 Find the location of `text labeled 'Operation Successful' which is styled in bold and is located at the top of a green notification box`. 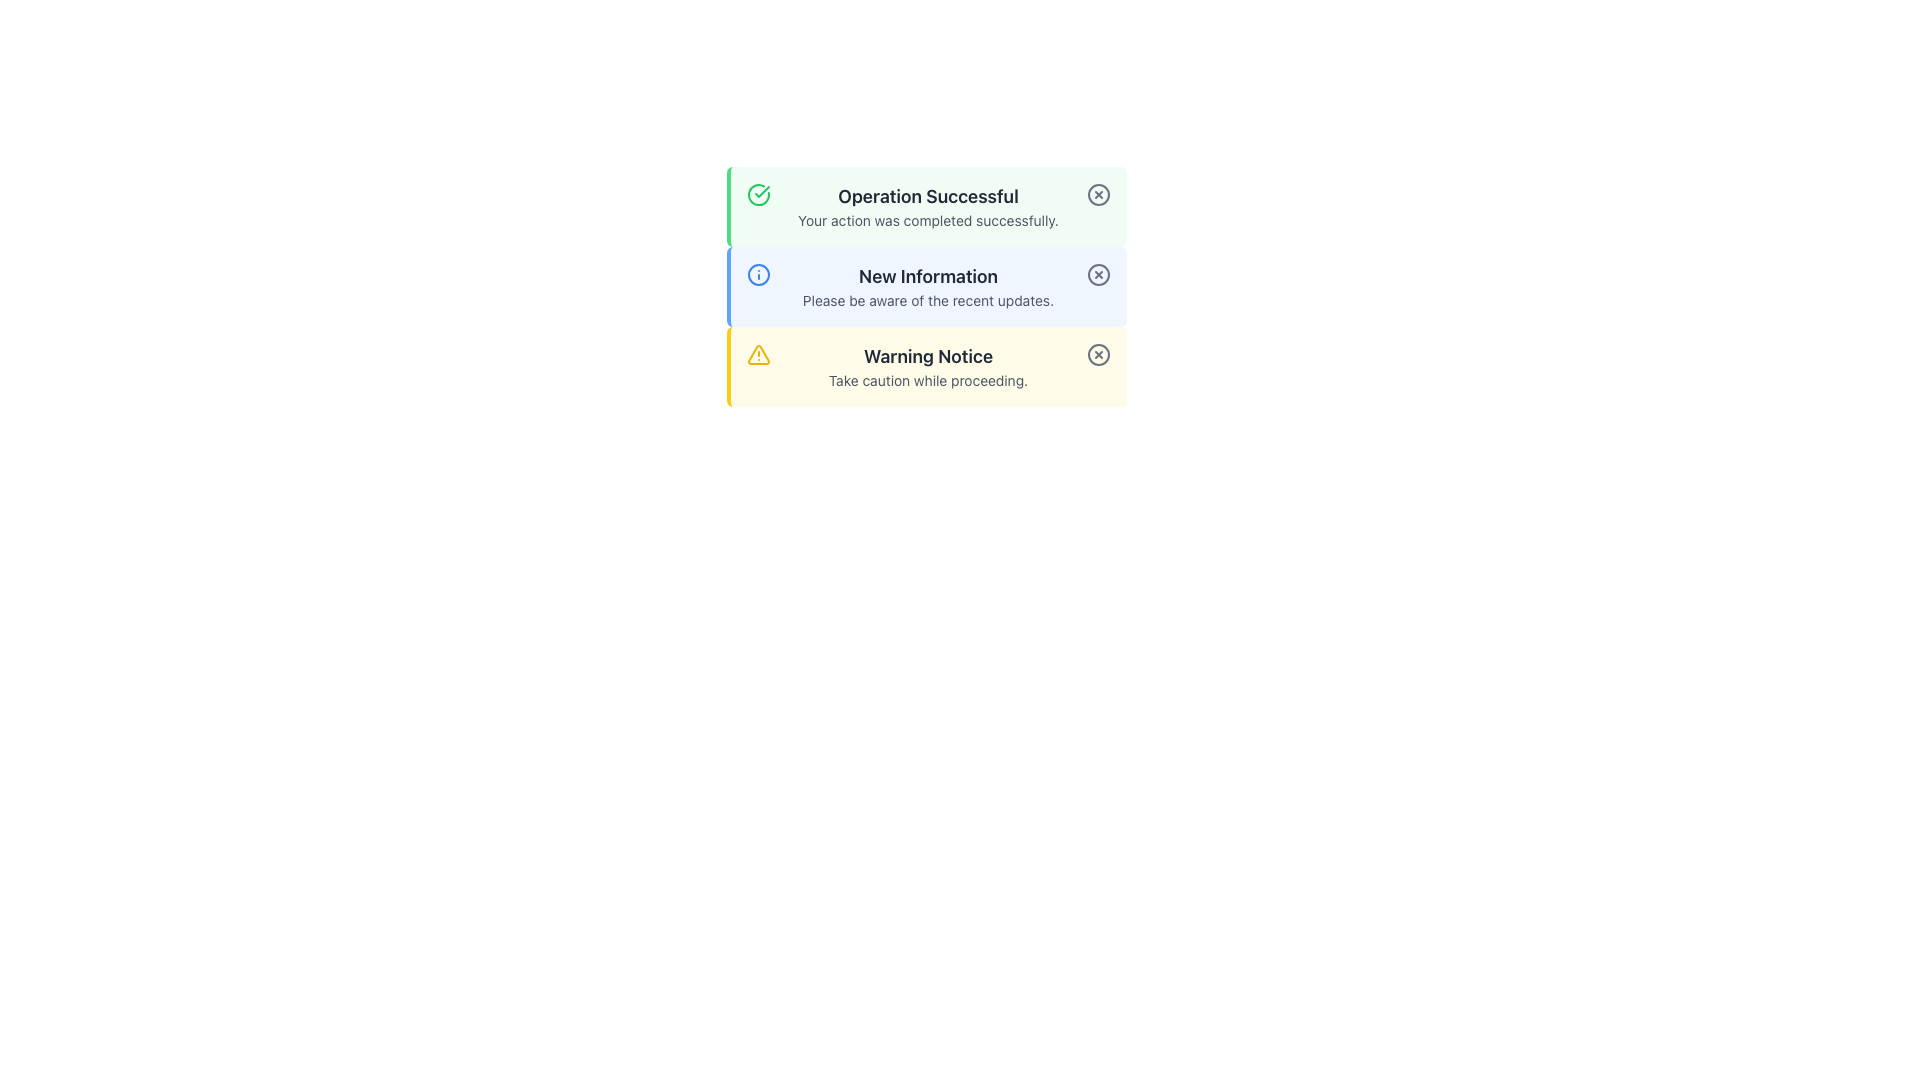

text labeled 'Operation Successful' which is styled in bold and is located at the top of a green notification box is located at coordinates (927, 196).